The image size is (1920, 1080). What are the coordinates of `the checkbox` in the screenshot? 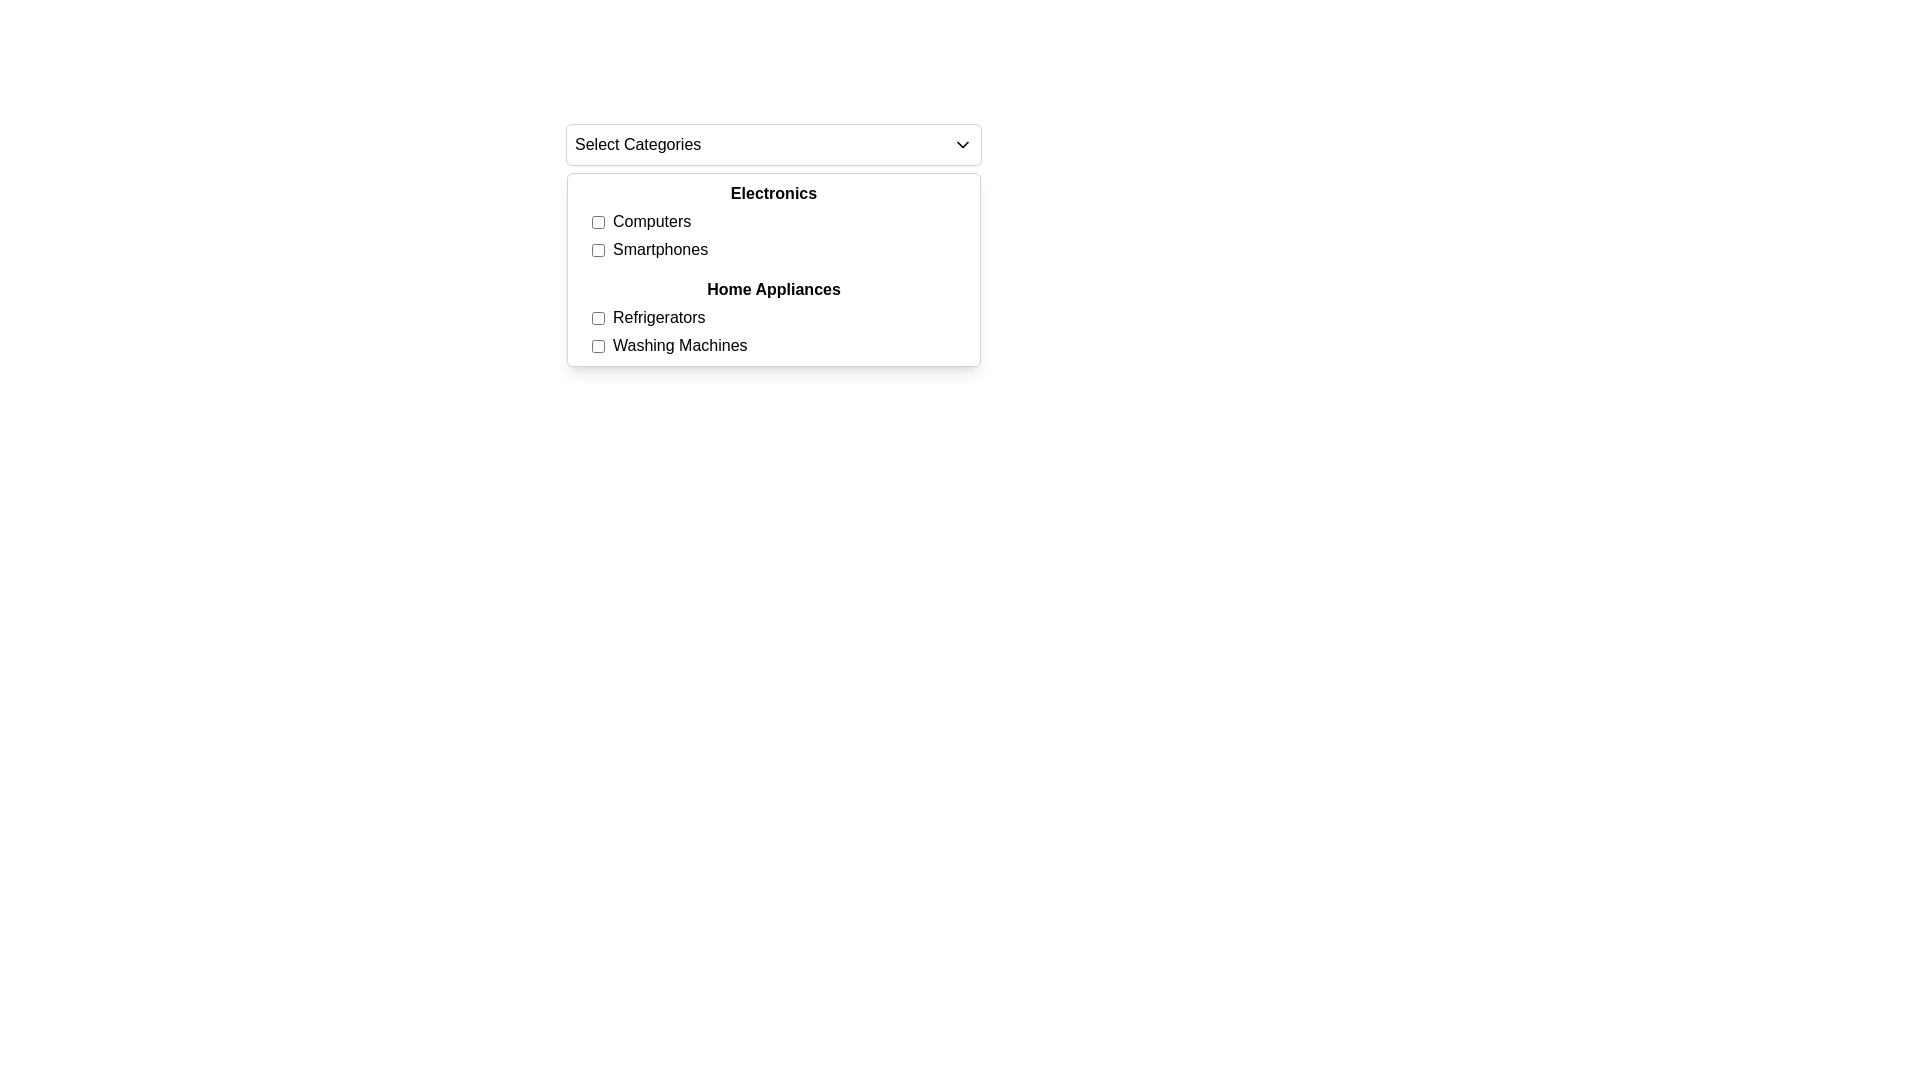 It's located at (597, 316).